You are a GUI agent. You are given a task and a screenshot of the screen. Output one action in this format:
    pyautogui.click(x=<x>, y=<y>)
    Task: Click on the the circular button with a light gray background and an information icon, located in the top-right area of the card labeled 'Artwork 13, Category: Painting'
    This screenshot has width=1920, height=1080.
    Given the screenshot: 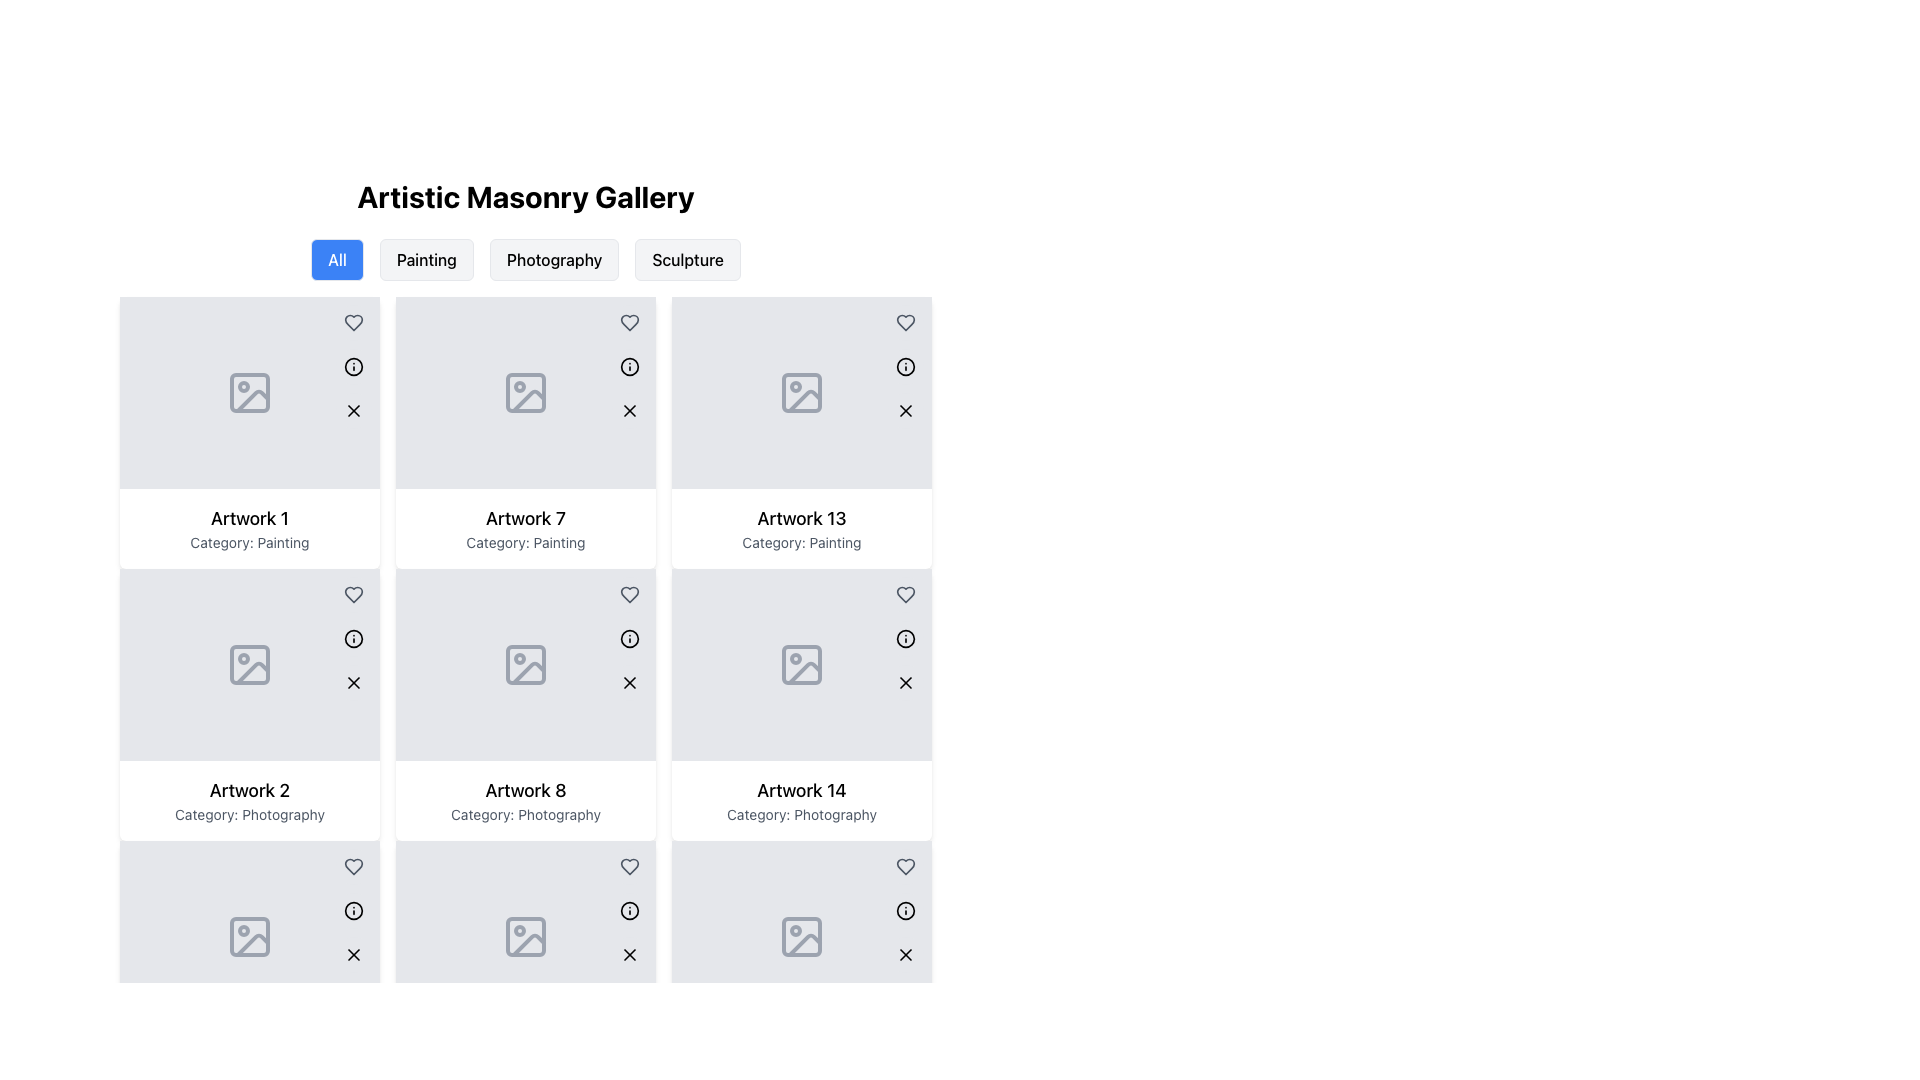 What is the action you would take?
    pyautogui.click(x=905, y=639)
    